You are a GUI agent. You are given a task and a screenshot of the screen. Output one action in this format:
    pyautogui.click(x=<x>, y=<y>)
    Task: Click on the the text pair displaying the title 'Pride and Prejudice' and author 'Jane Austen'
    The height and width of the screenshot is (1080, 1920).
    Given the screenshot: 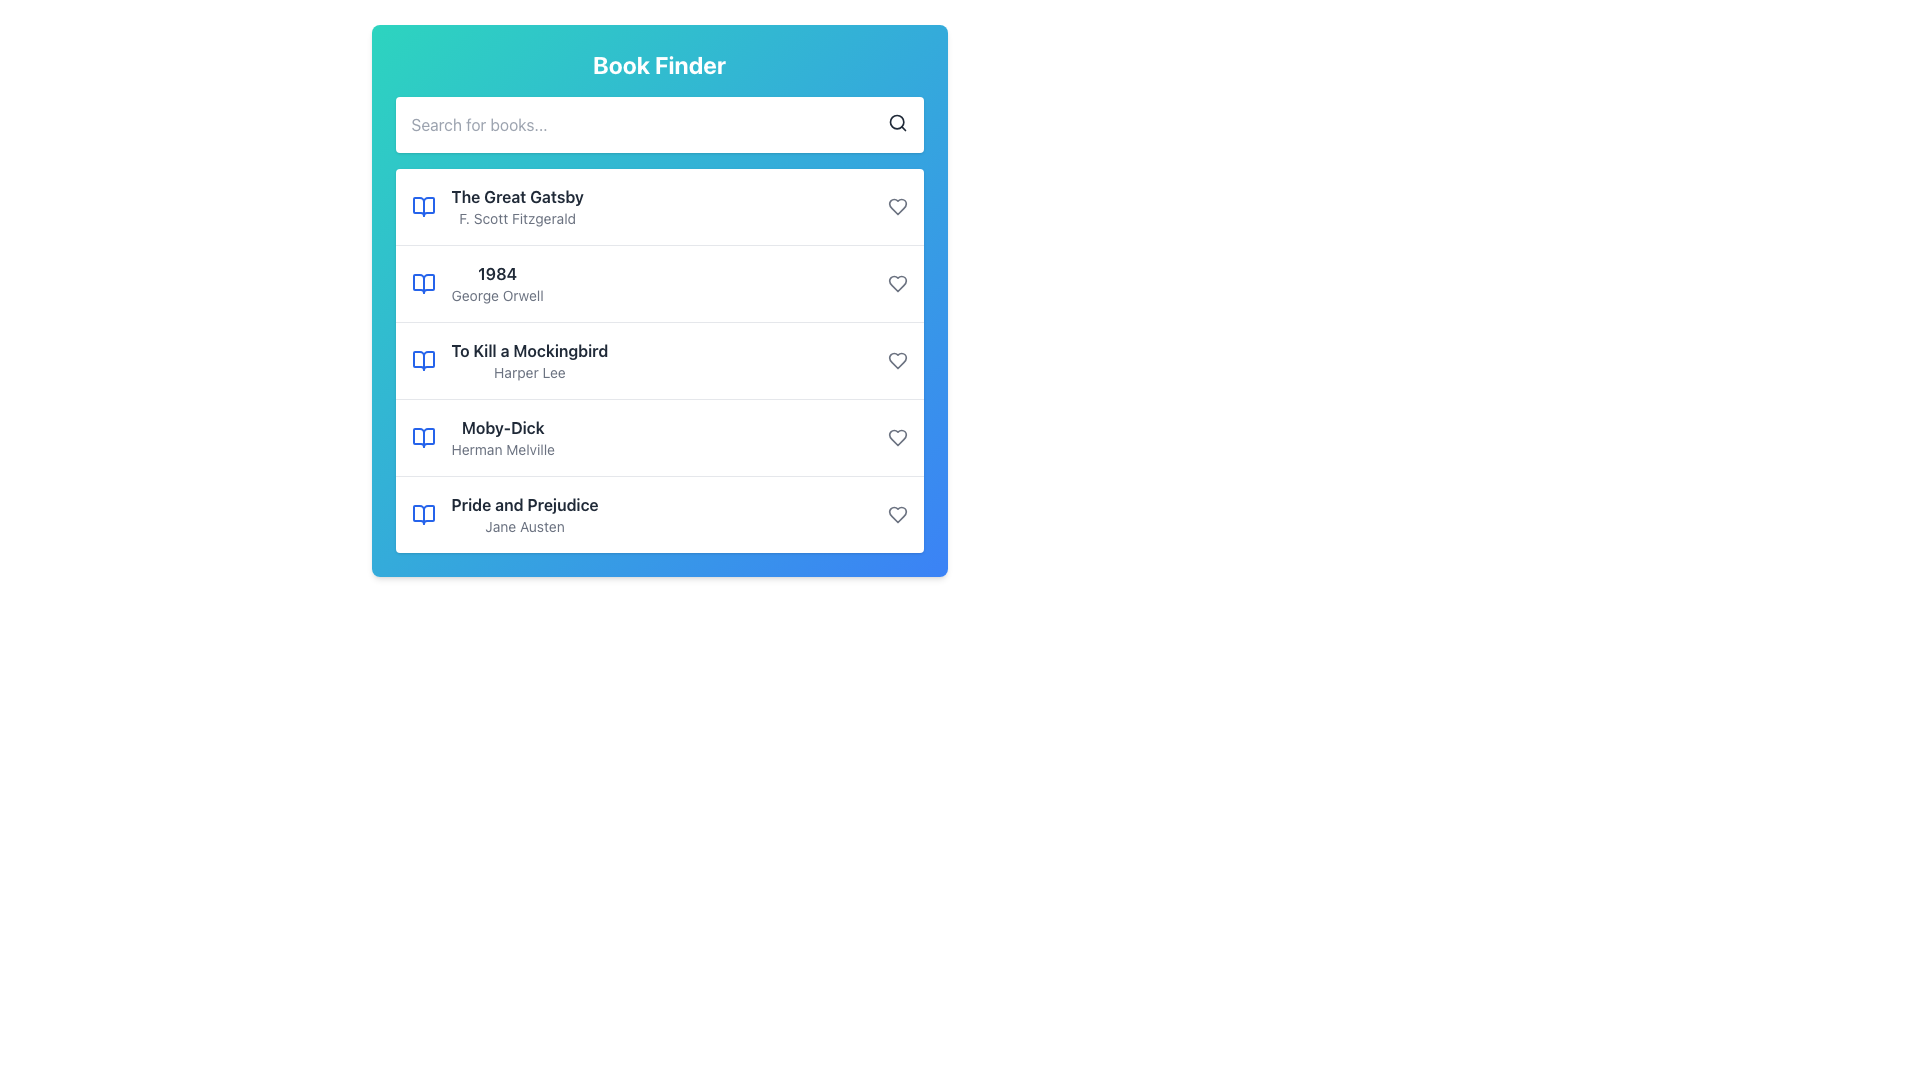 What is the action you would take?
    pyautogui.click(x=525, y=514)
    